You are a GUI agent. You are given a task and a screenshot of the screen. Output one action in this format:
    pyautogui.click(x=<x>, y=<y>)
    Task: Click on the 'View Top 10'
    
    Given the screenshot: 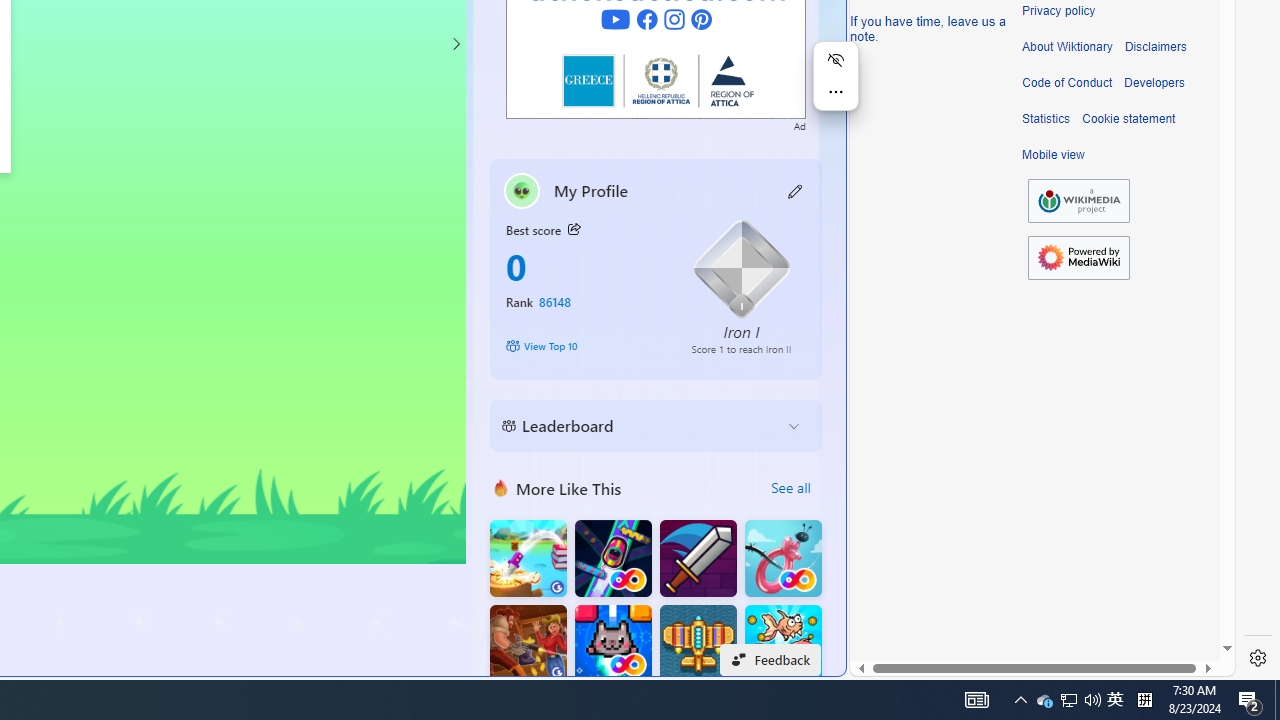 What is the action you would take?
    pyautogui.click(x=583, y=344)
    